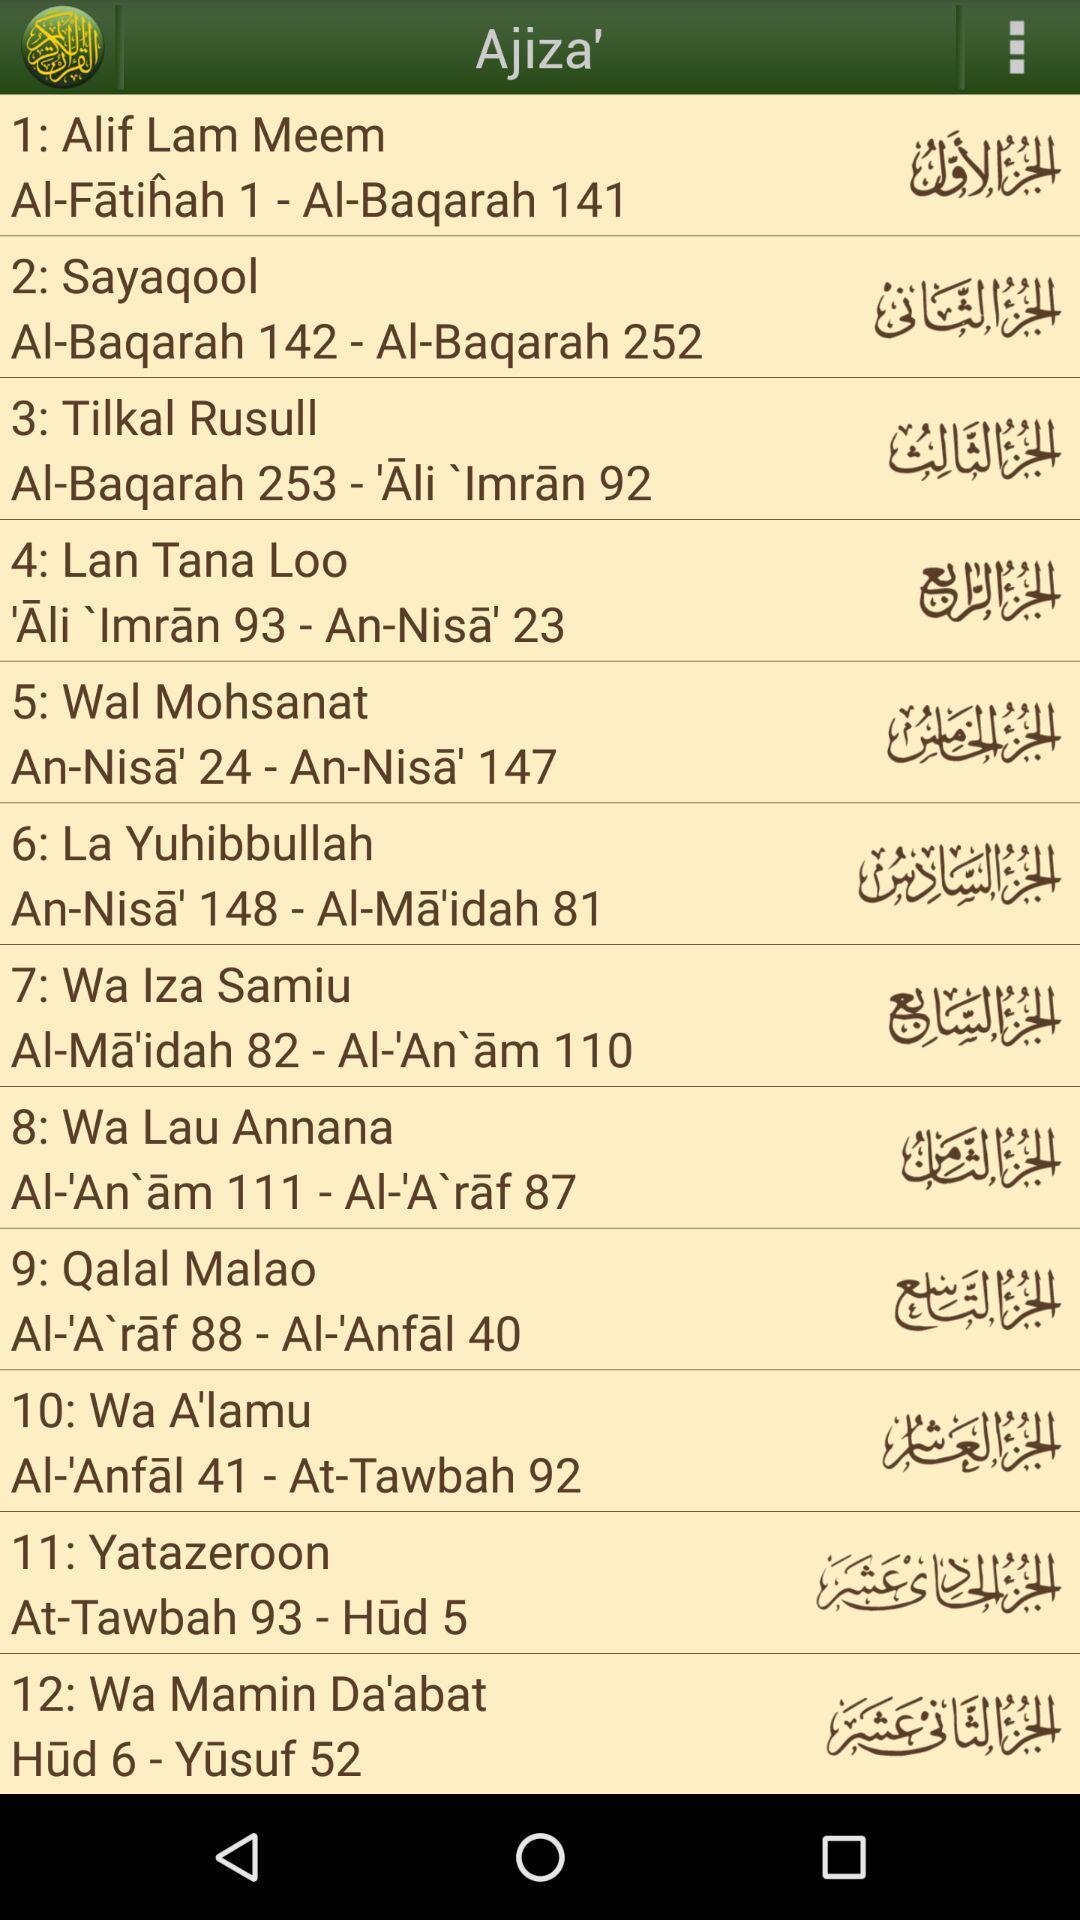 The width and height of the screenshot is (1080, 1920). Describe the element at coordinates (1017, 50) in the screenshot. I see `the more icon` at that location.